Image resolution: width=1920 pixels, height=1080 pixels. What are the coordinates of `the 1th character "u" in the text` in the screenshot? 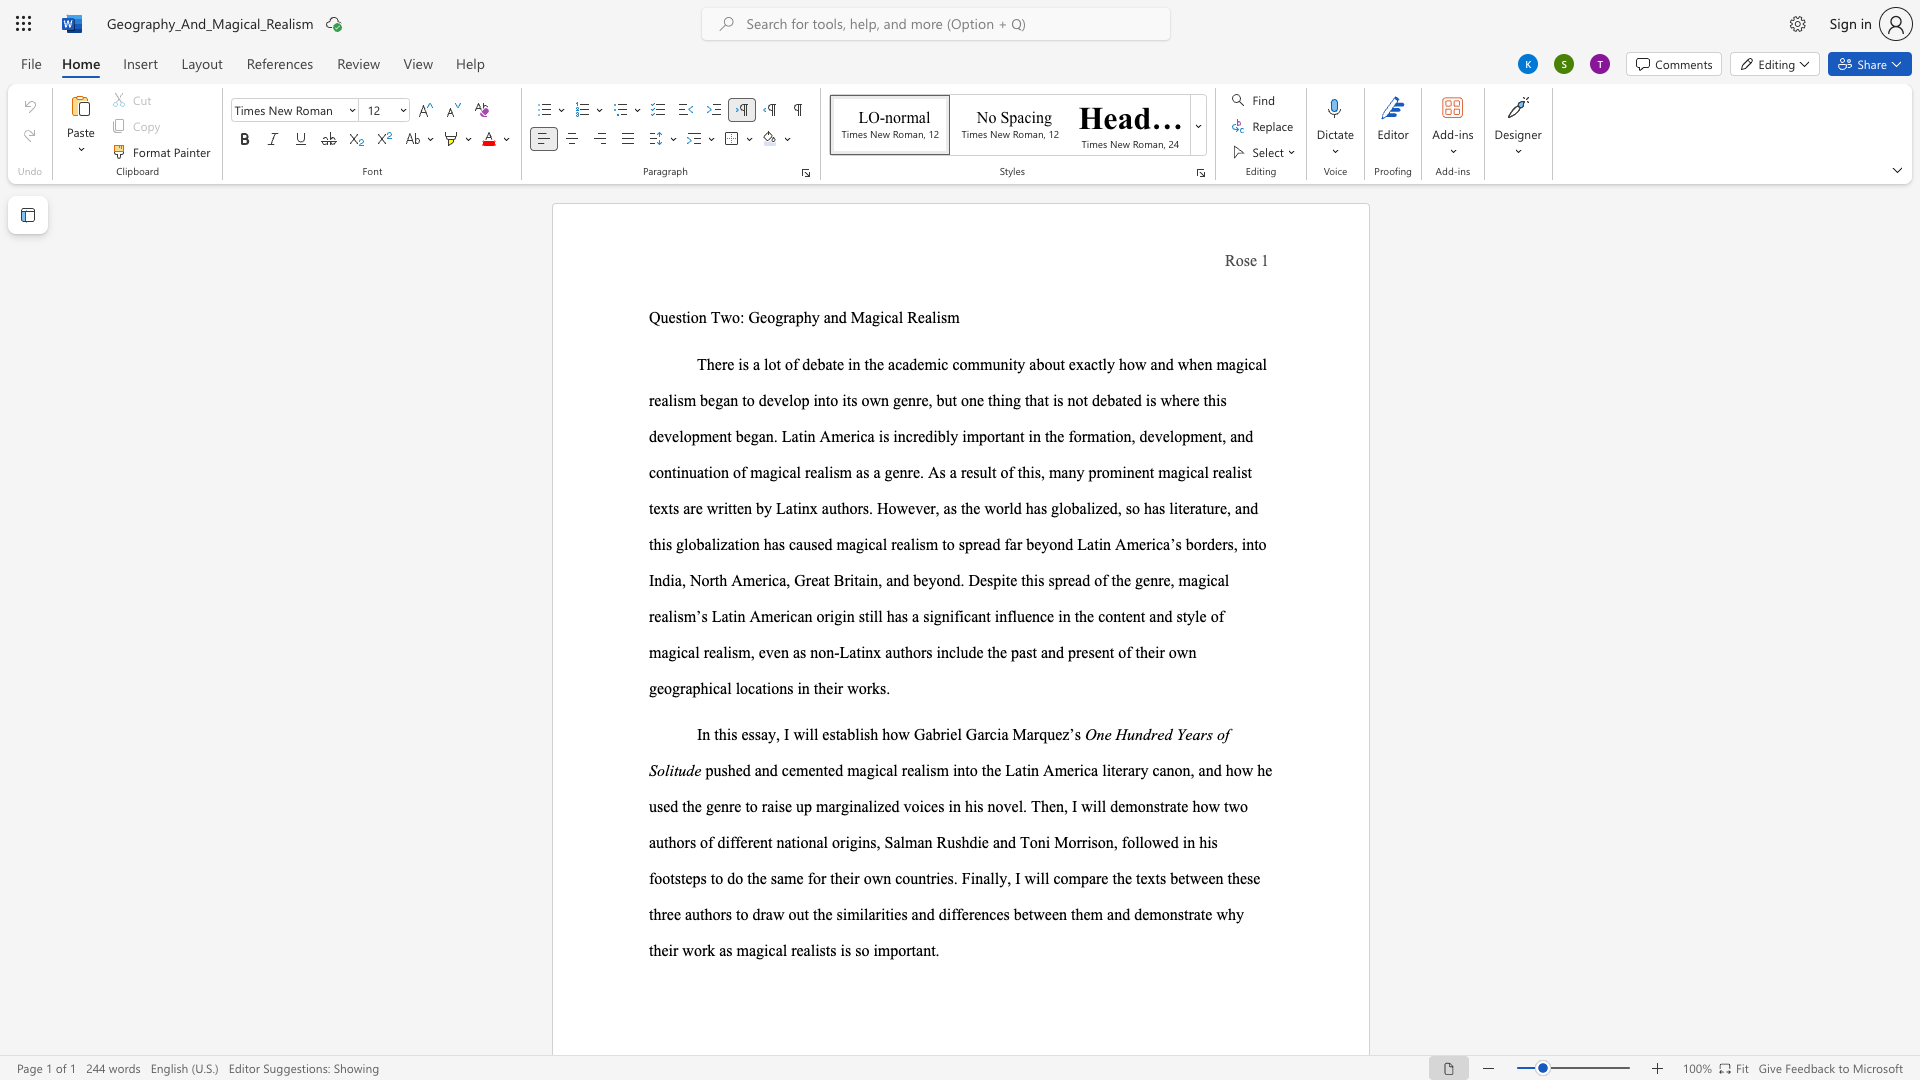 It's located at (895, 652).